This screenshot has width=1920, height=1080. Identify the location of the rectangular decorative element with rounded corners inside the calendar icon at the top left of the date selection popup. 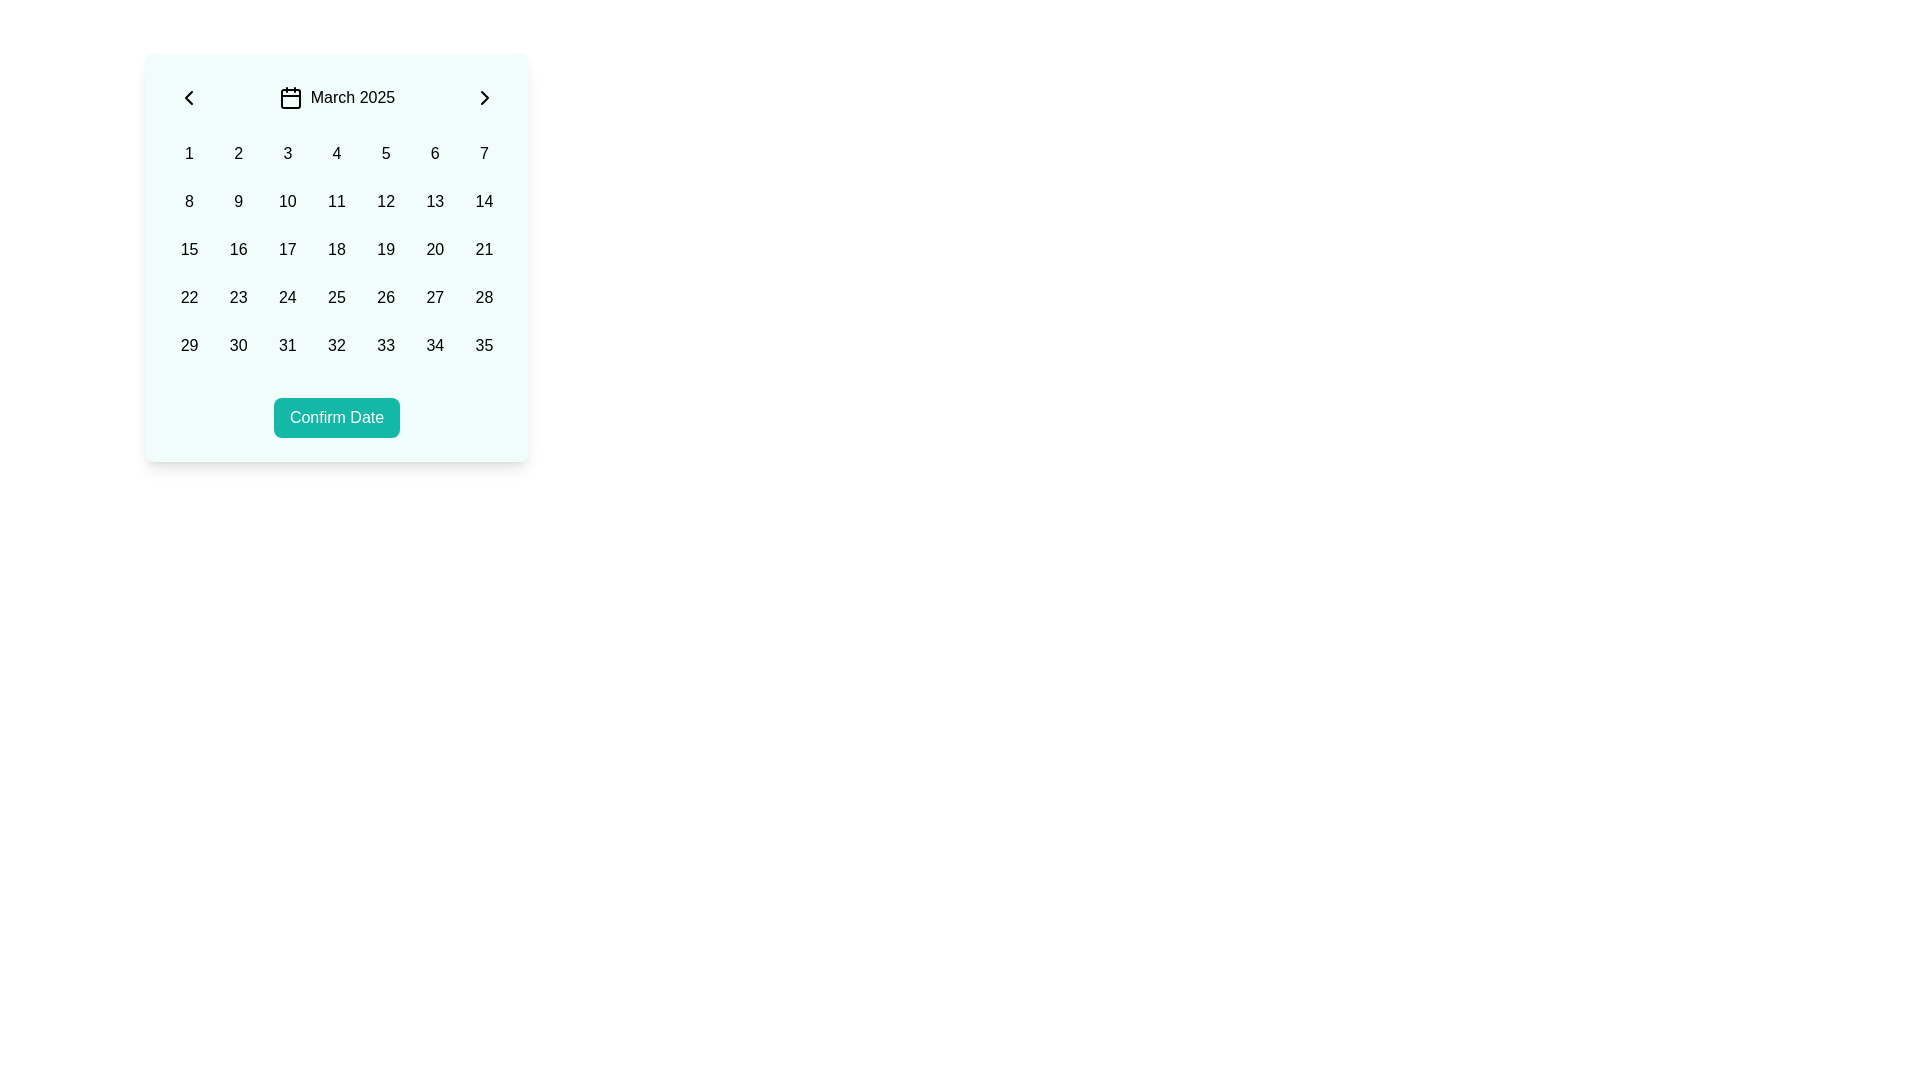
(289, 99).